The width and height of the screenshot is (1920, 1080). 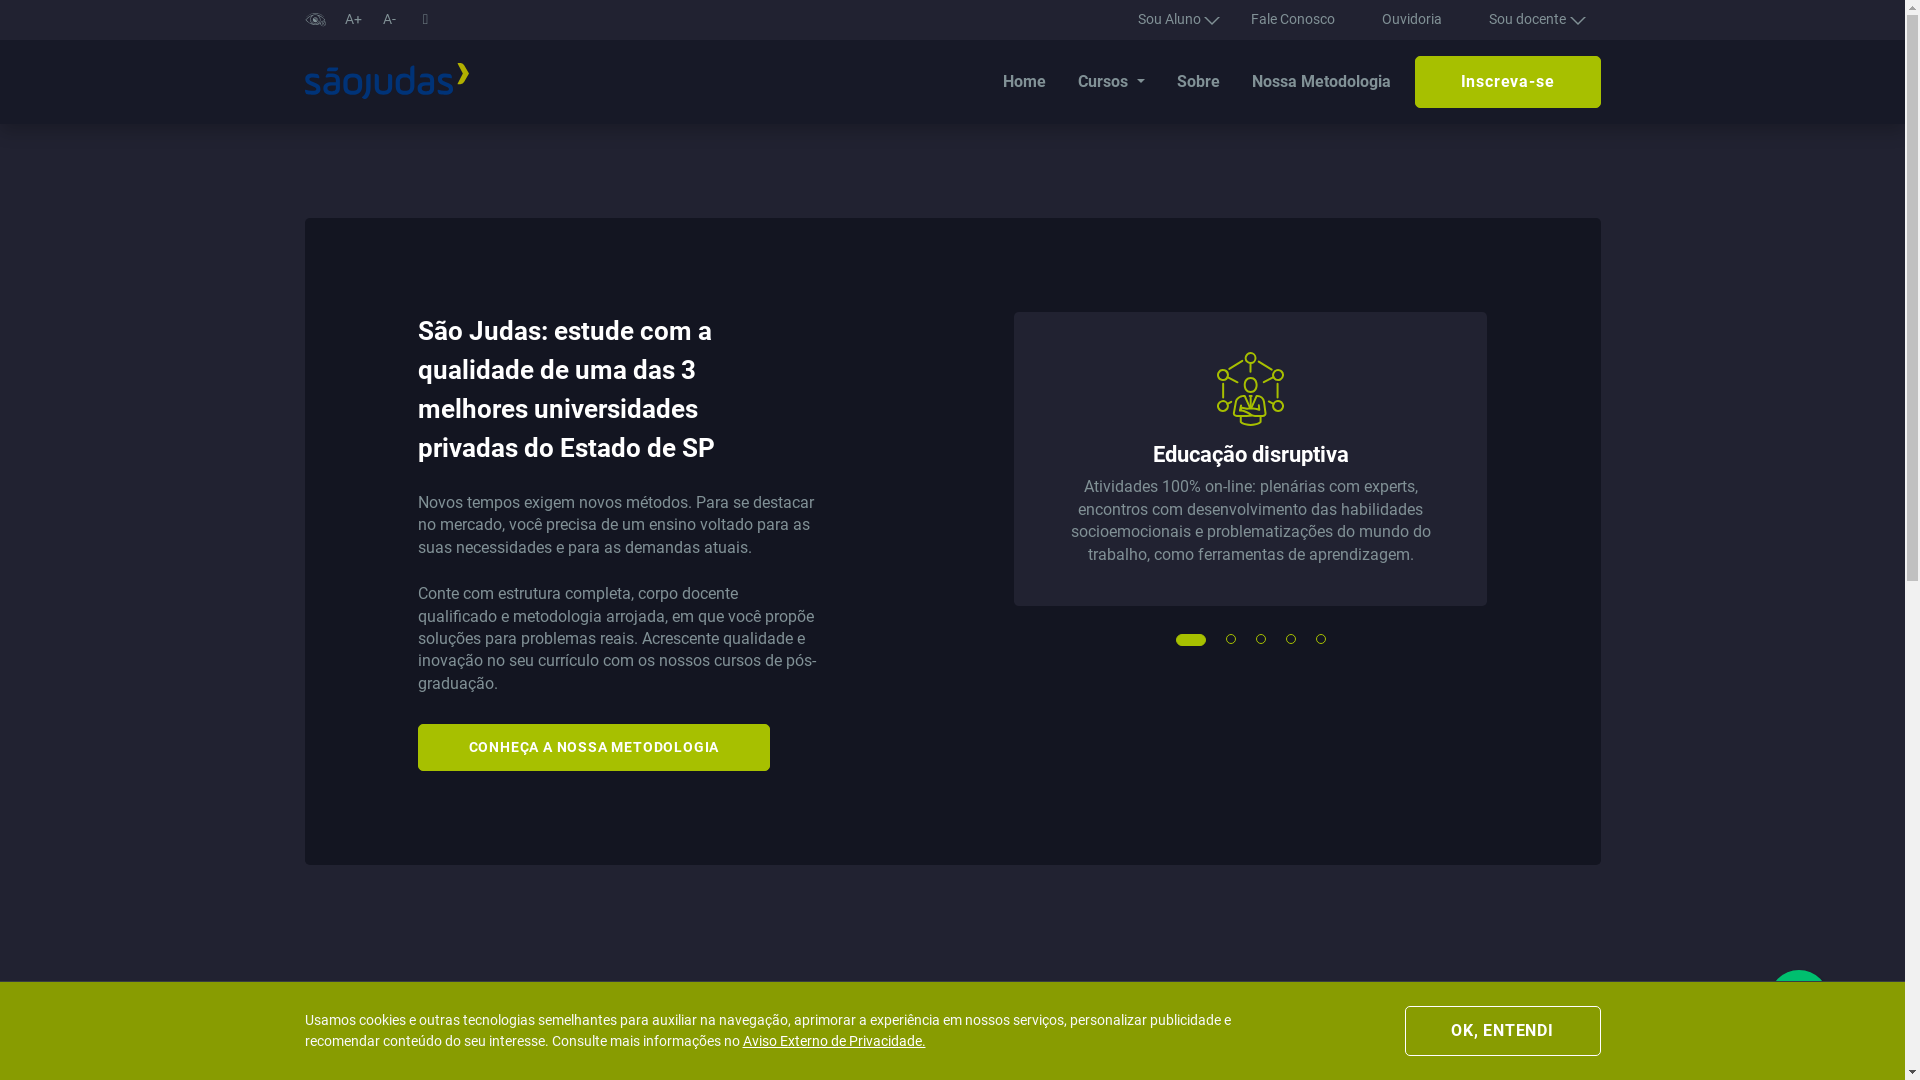 I want to click on '5', so click(x=1321, y=640).